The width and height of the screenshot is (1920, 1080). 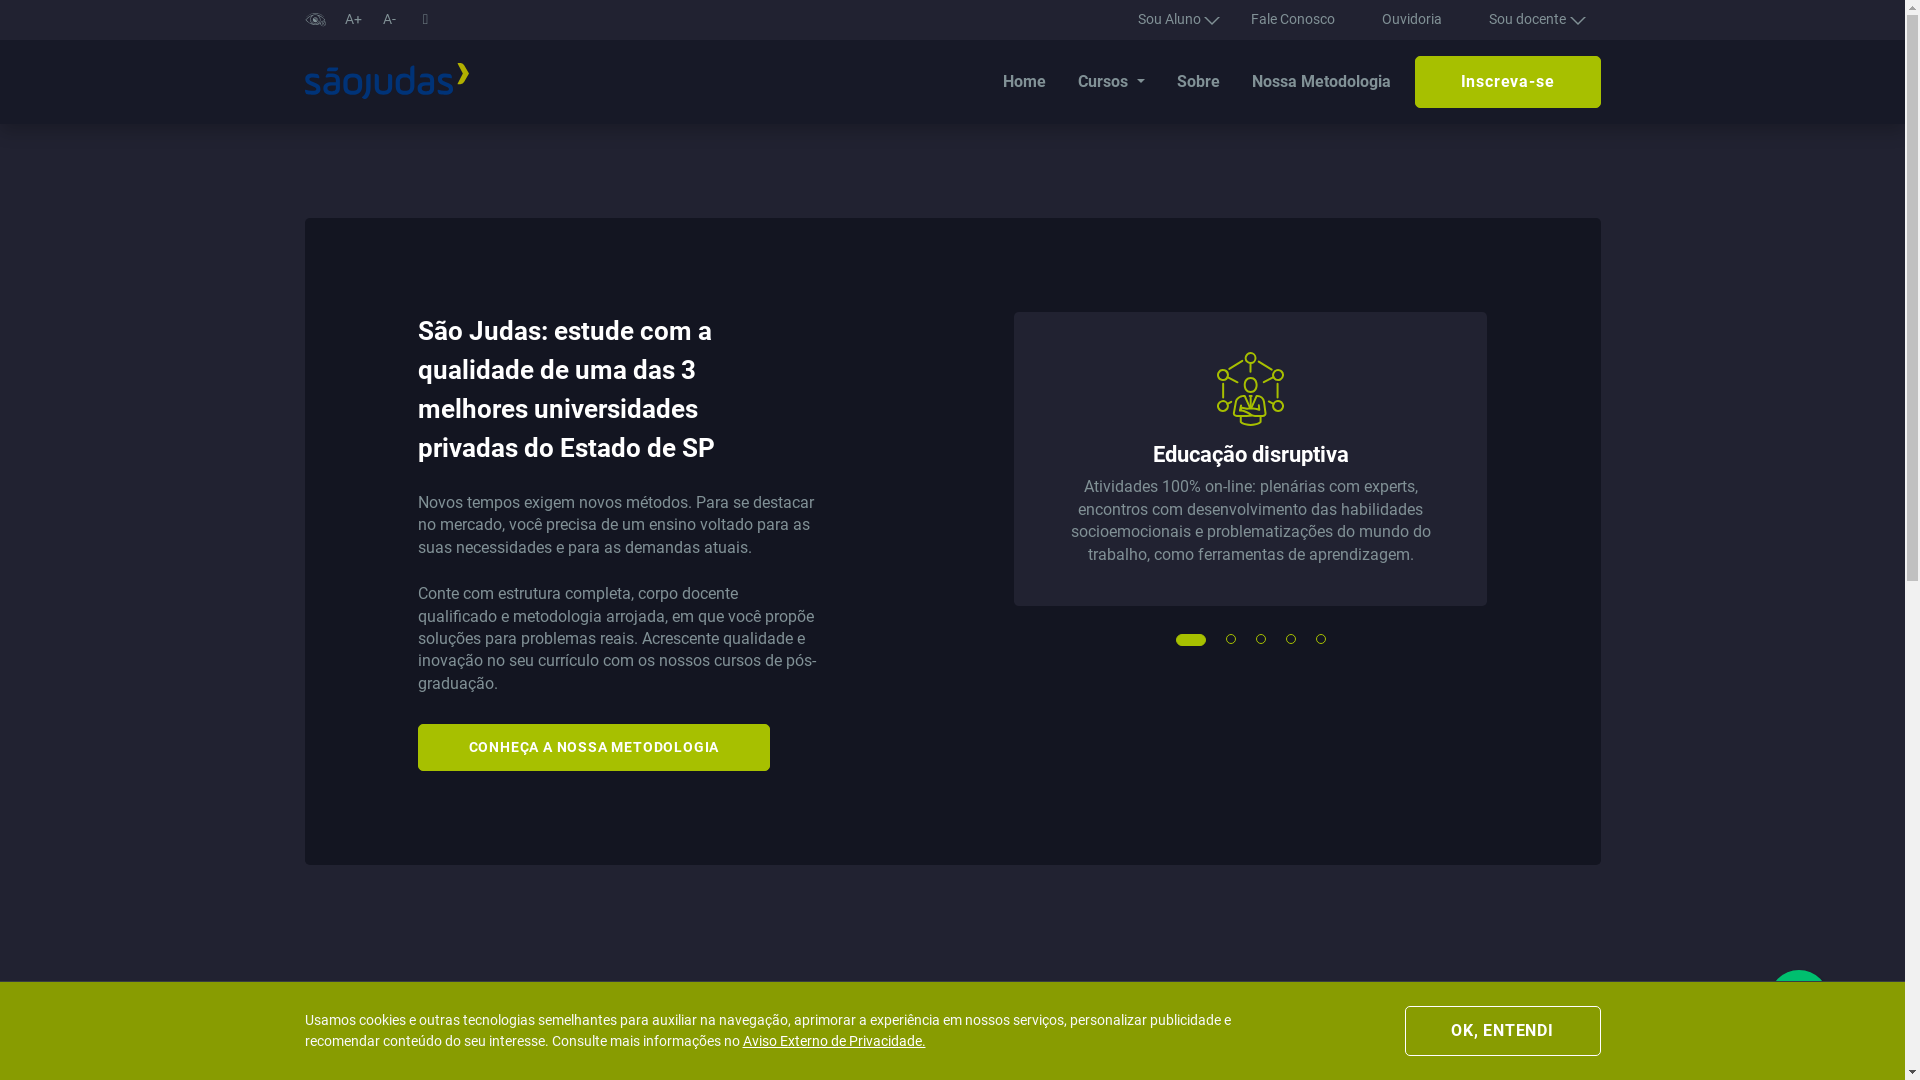 I want to click on '5', so click(x=1321, y=640).